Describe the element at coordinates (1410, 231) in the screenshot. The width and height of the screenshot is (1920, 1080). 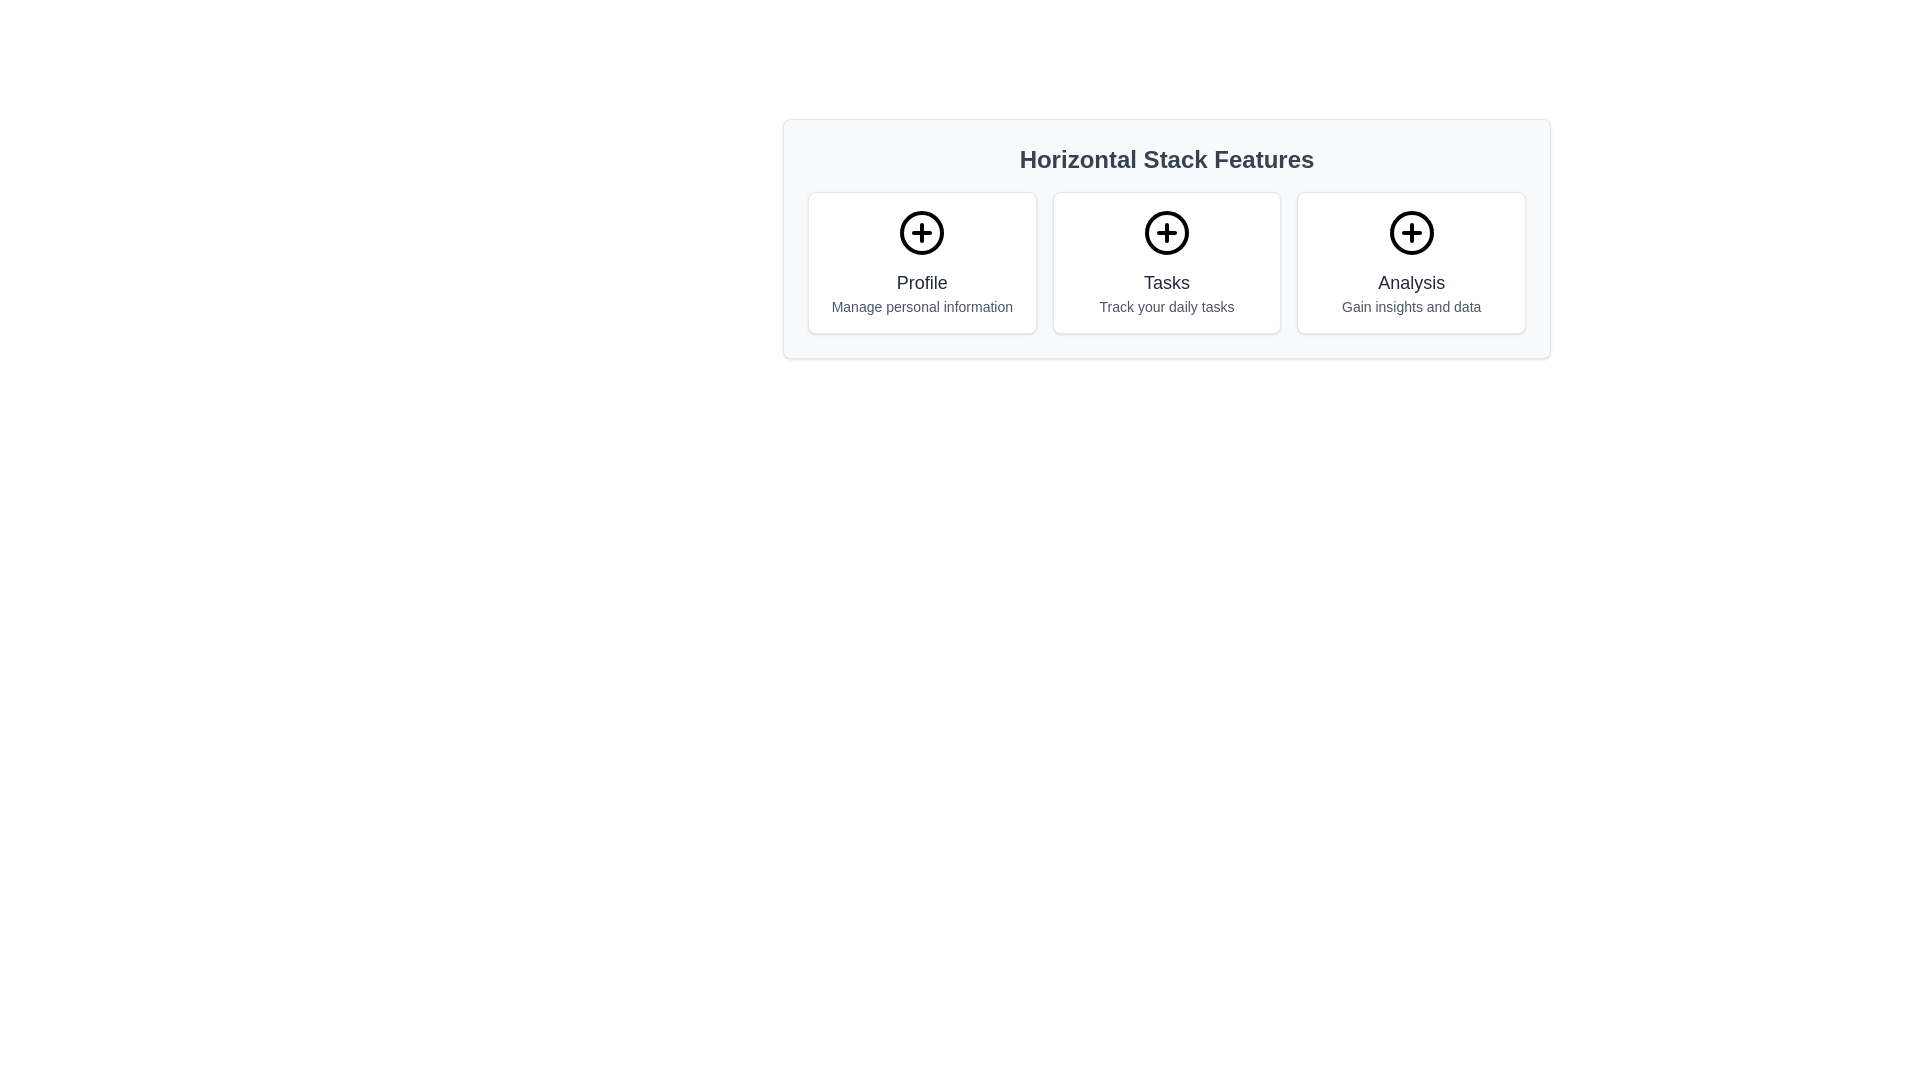
I see `the circular orange icon with a cross inside, located at the top center of the 'Analysis' card, if it is interactive` at that location.